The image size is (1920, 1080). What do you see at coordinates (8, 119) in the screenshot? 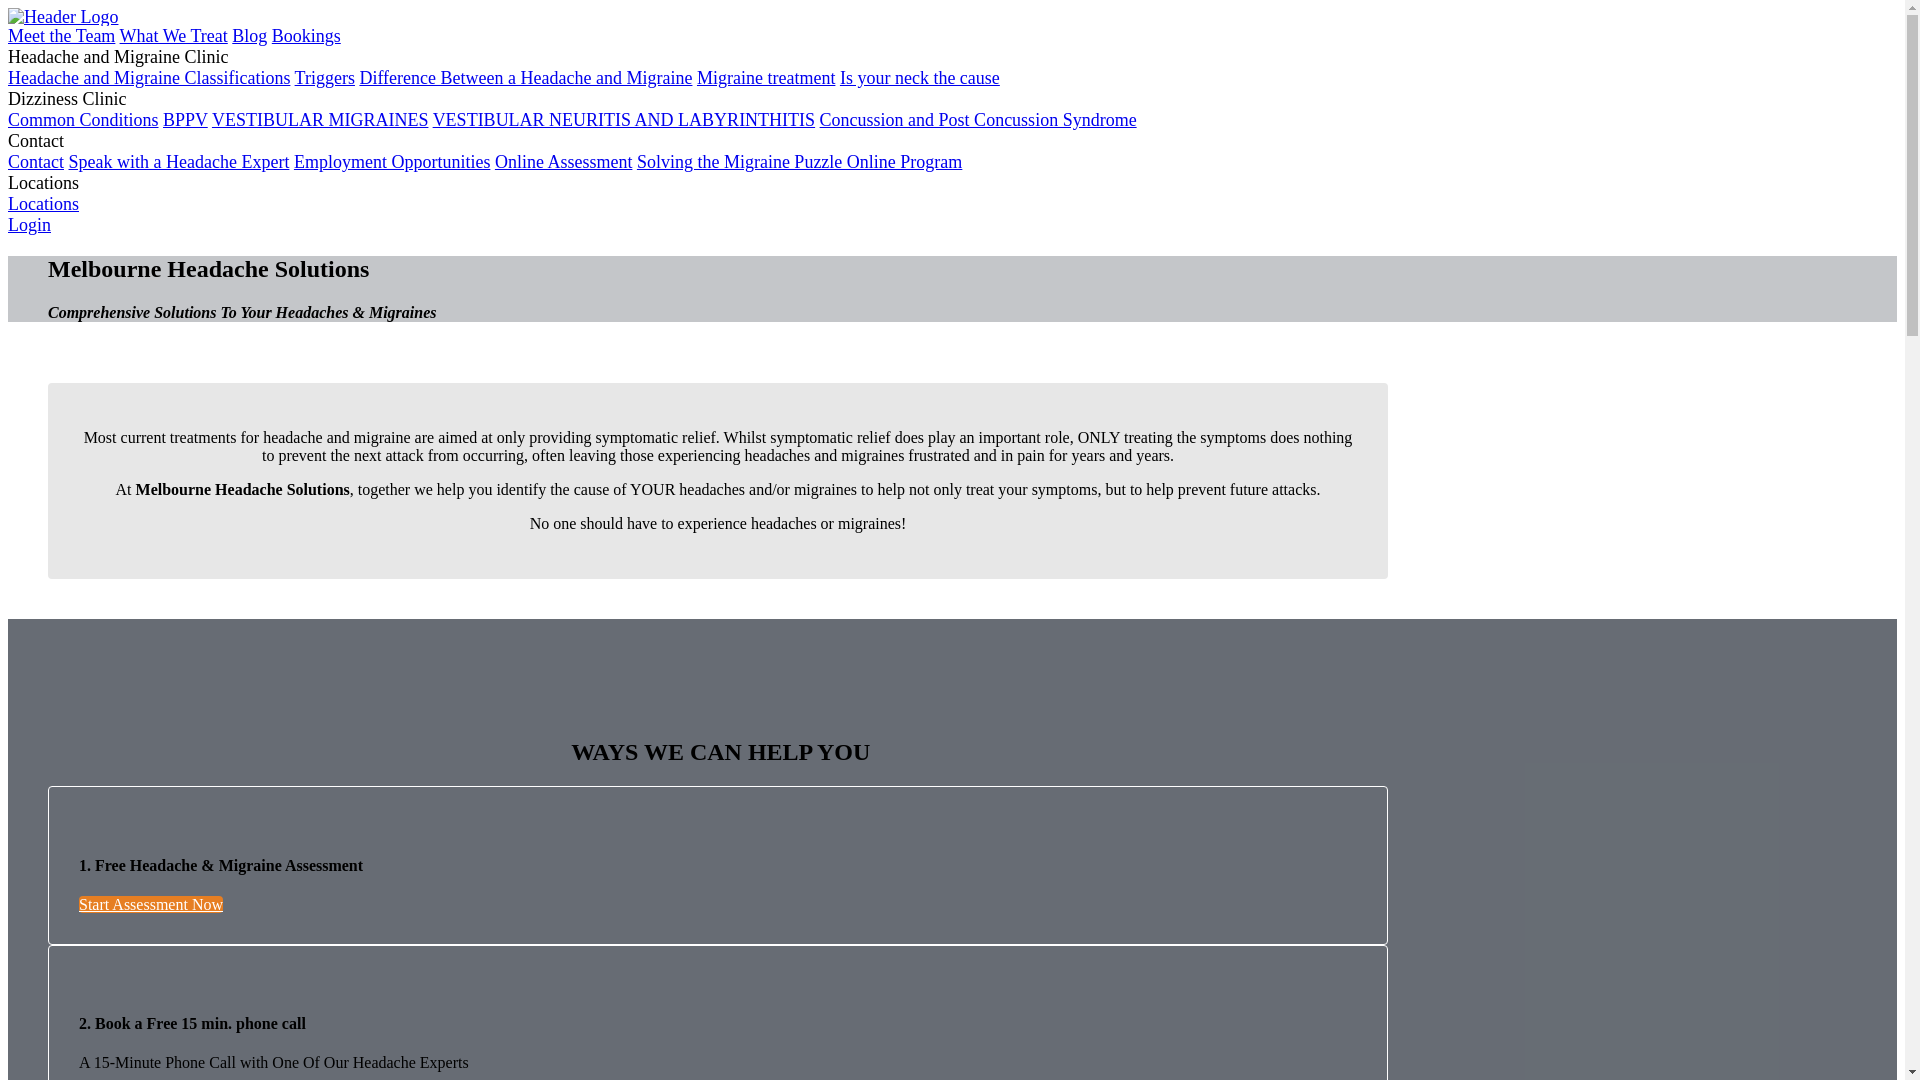
I see `'Common Conditions'` at bounding box center [8, 119].